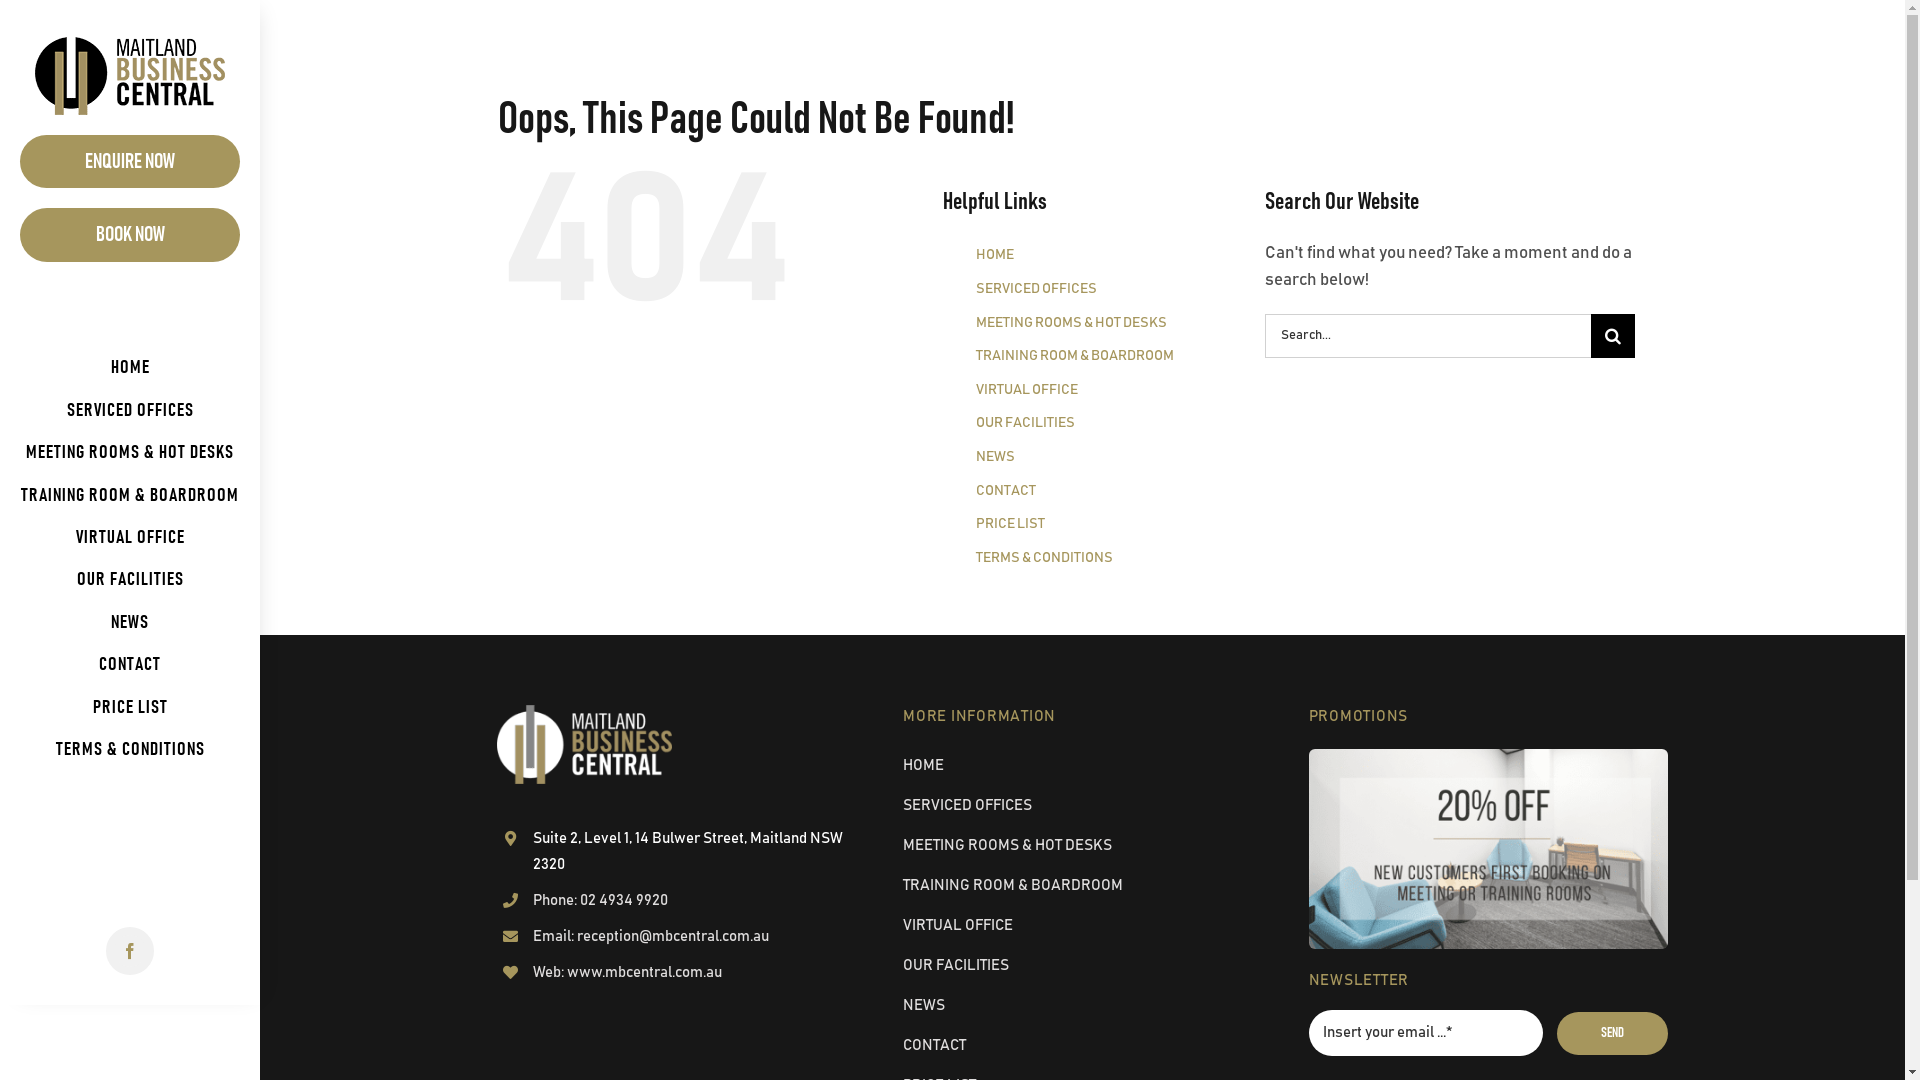  What do you see at coordinates (128, 233) in the screenshot?
I see `'BOOK NOW'` at bounding box center [128, 233].